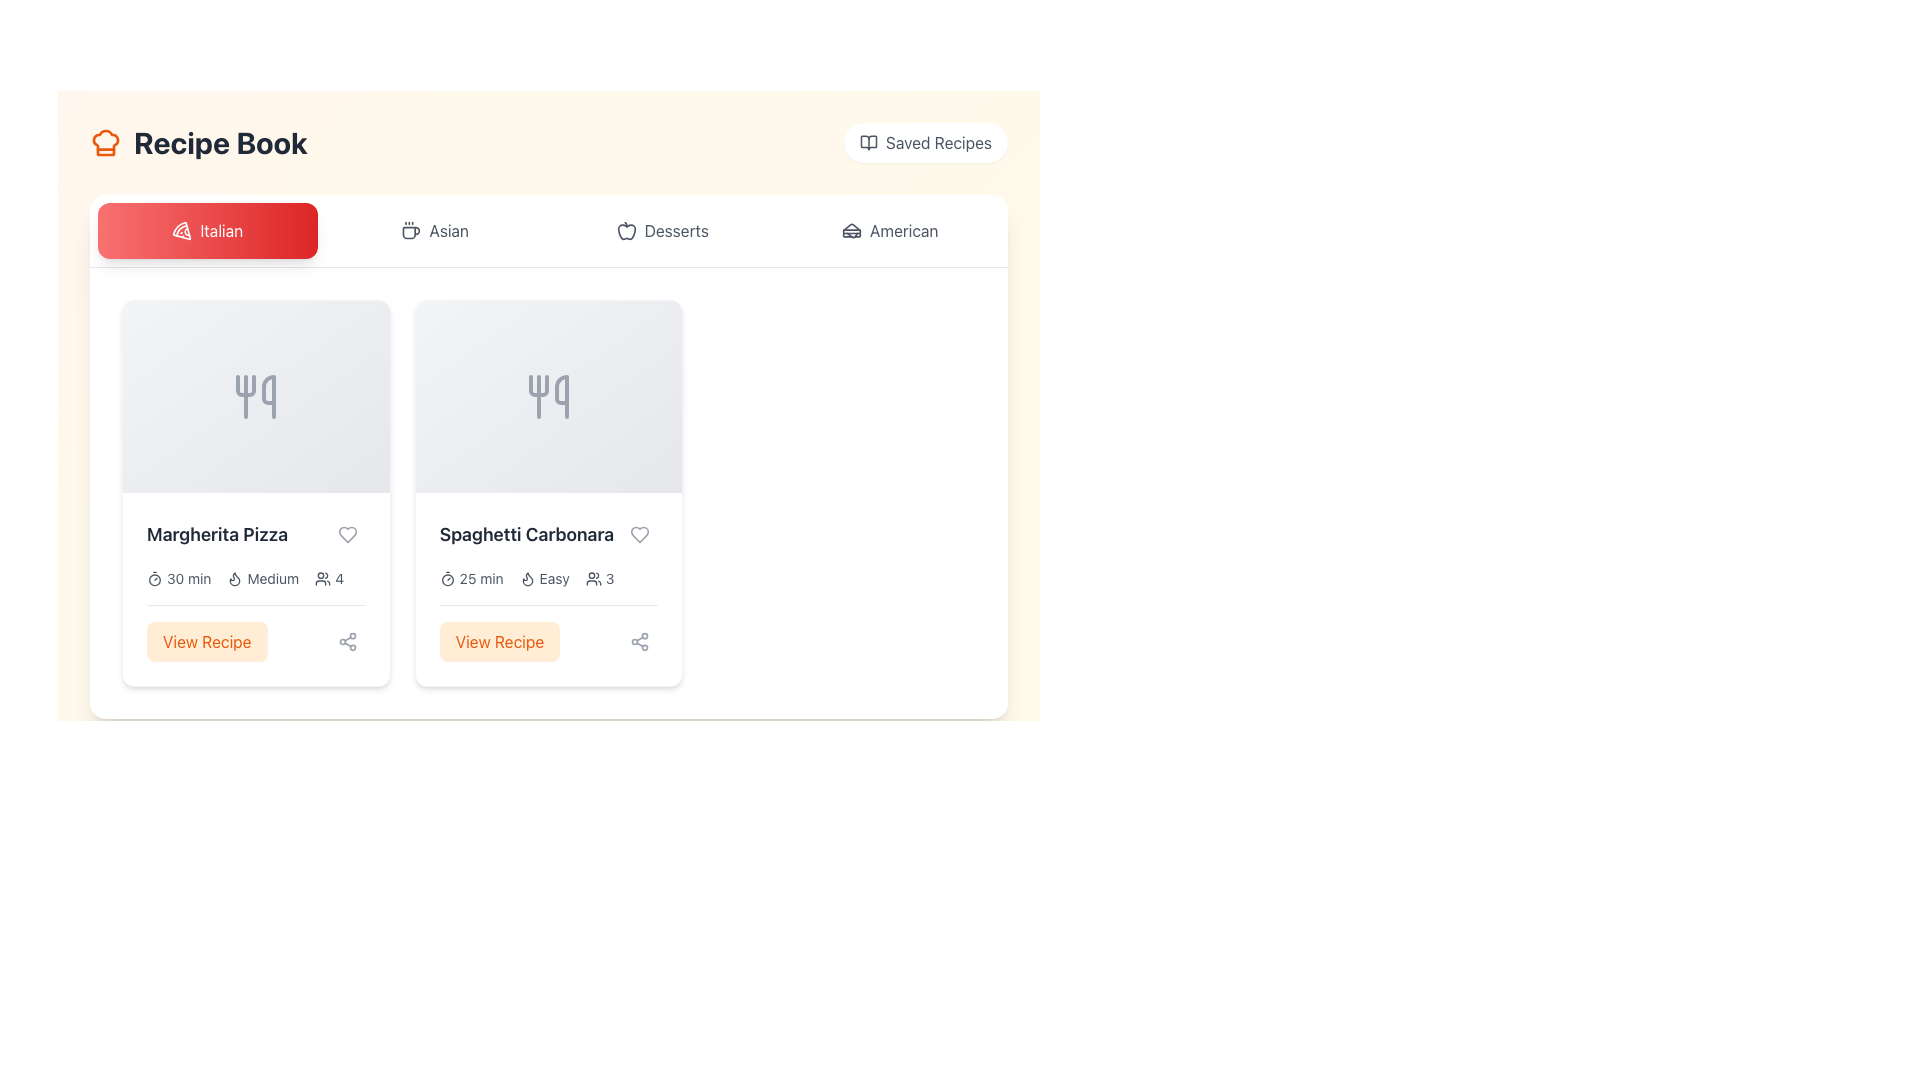 This screenshot has height=1080, width=1920. I want to click on the share button located in the bottom right corner of the 'Margherita Pizza' recipe card, so click(347, 641).